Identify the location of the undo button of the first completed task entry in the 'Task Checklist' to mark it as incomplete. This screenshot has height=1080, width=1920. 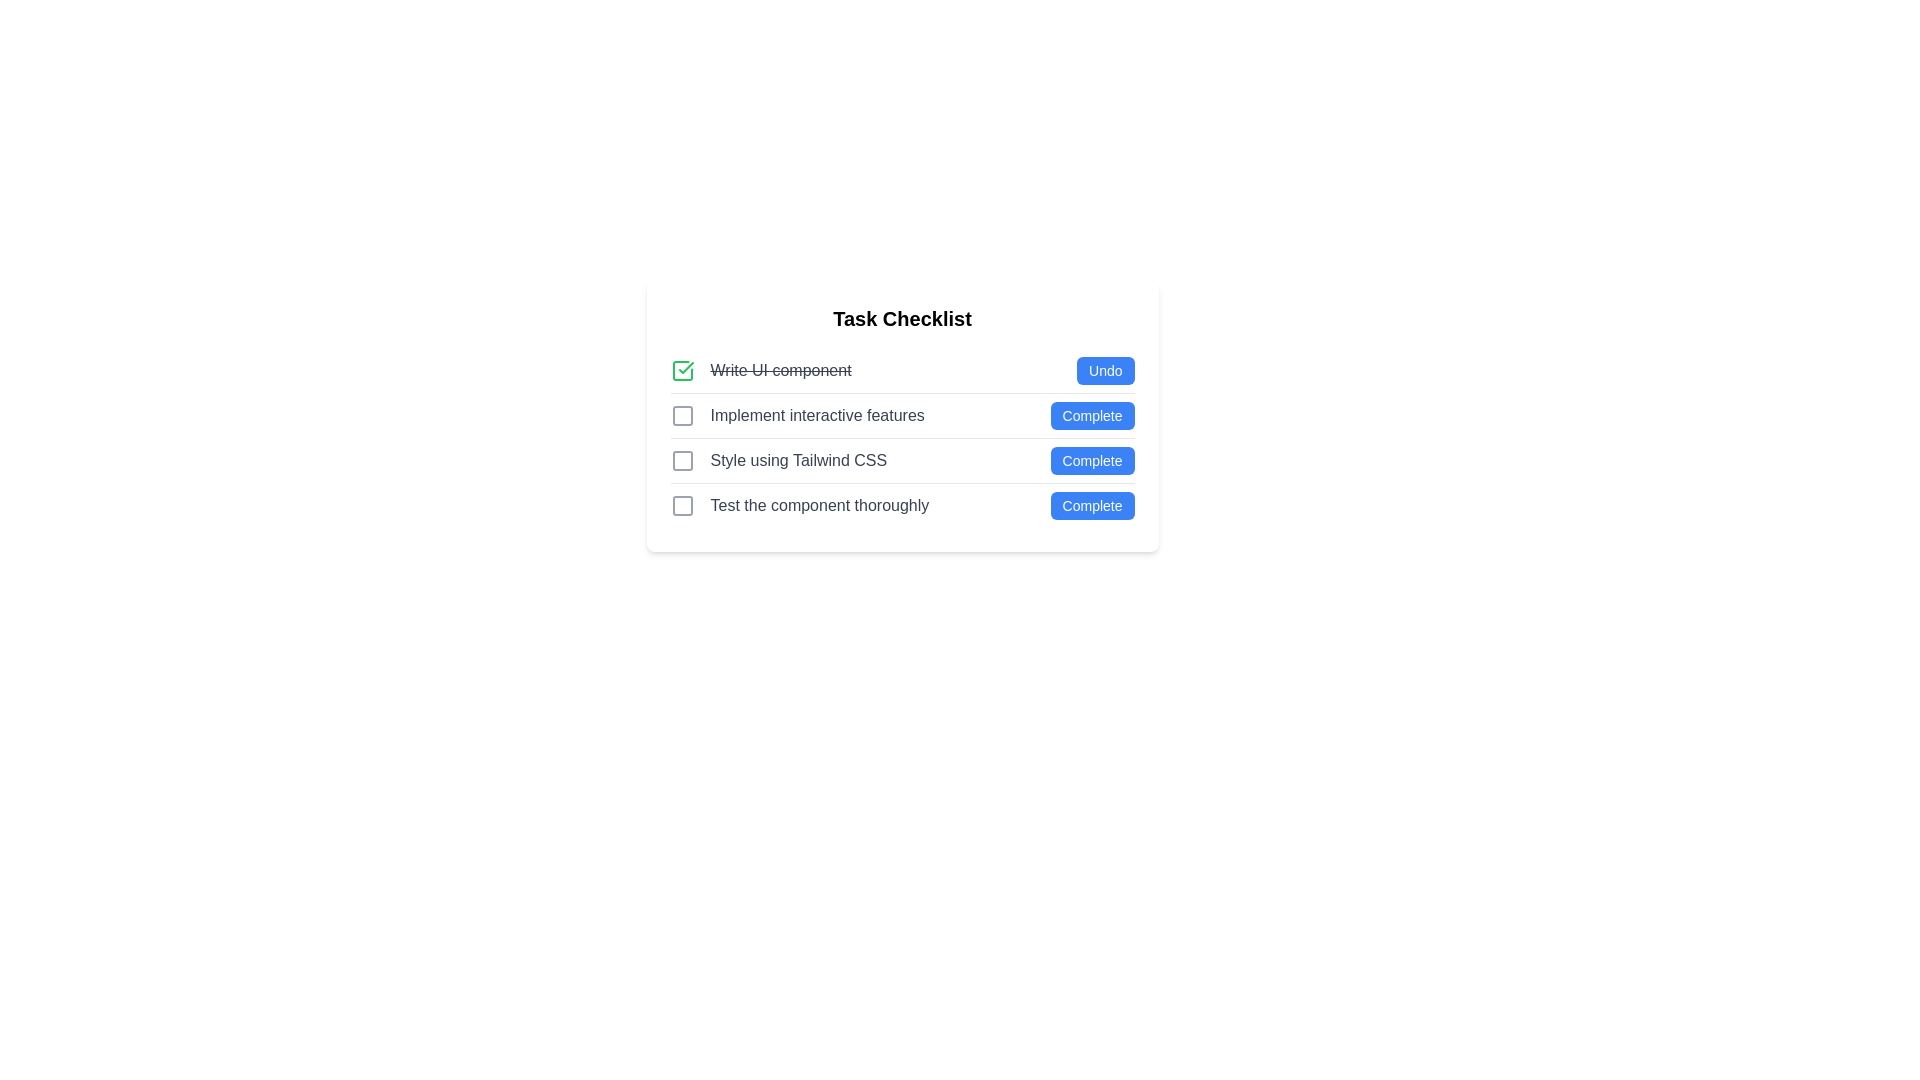
(901, 371).